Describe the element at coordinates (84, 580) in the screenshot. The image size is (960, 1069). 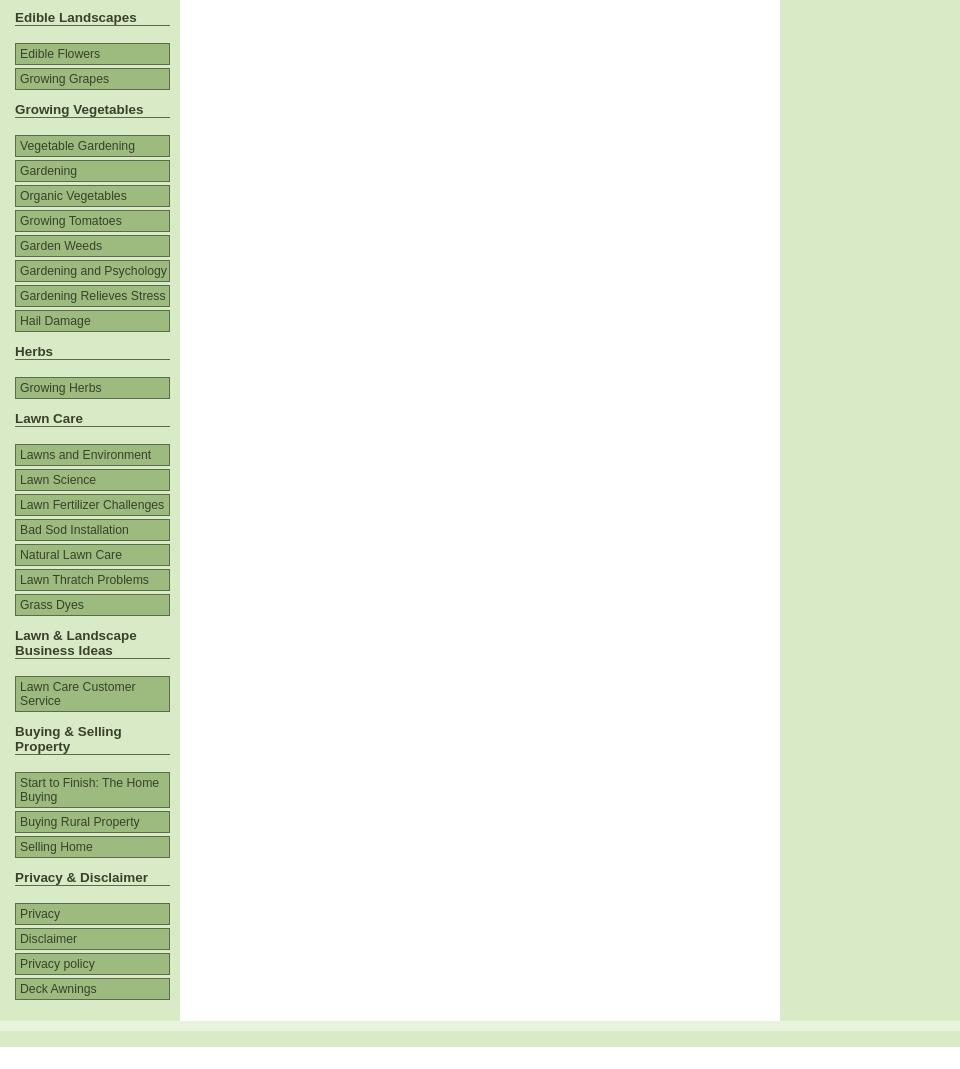
I see `'Lawn Thratch Problems'` at that location.